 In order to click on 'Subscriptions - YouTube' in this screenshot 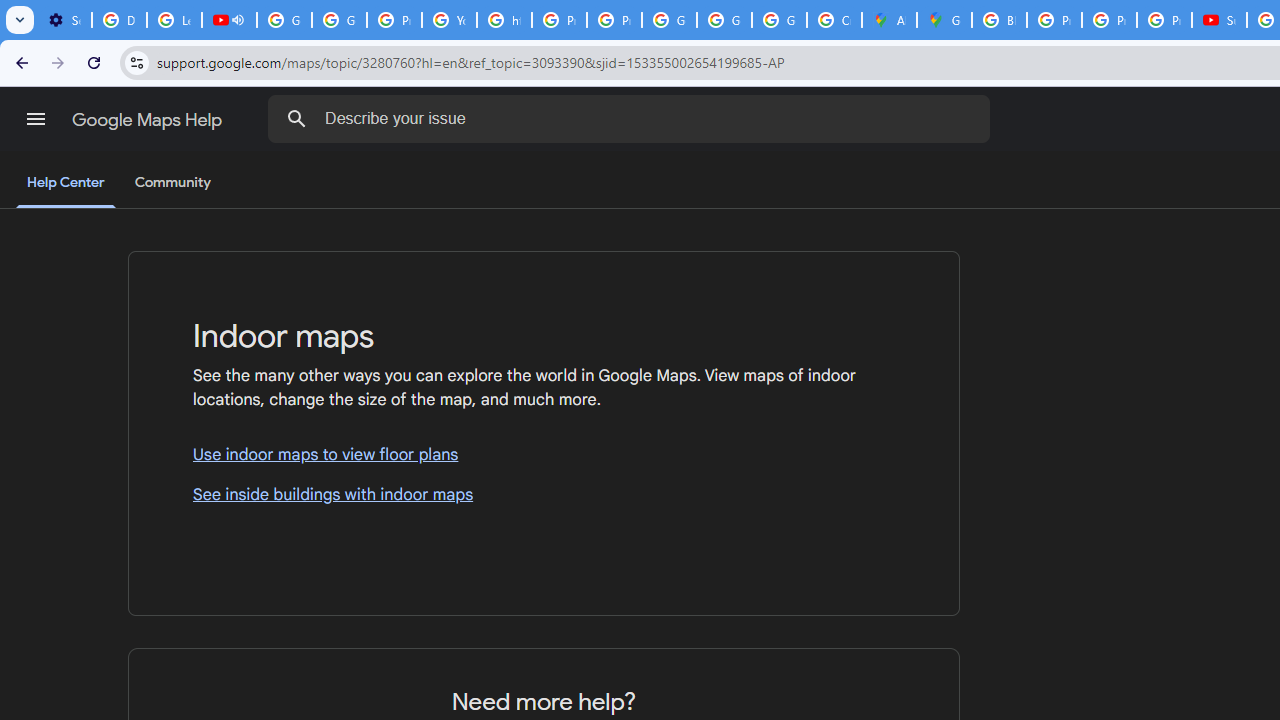, I will do `click(1218, 20)`.